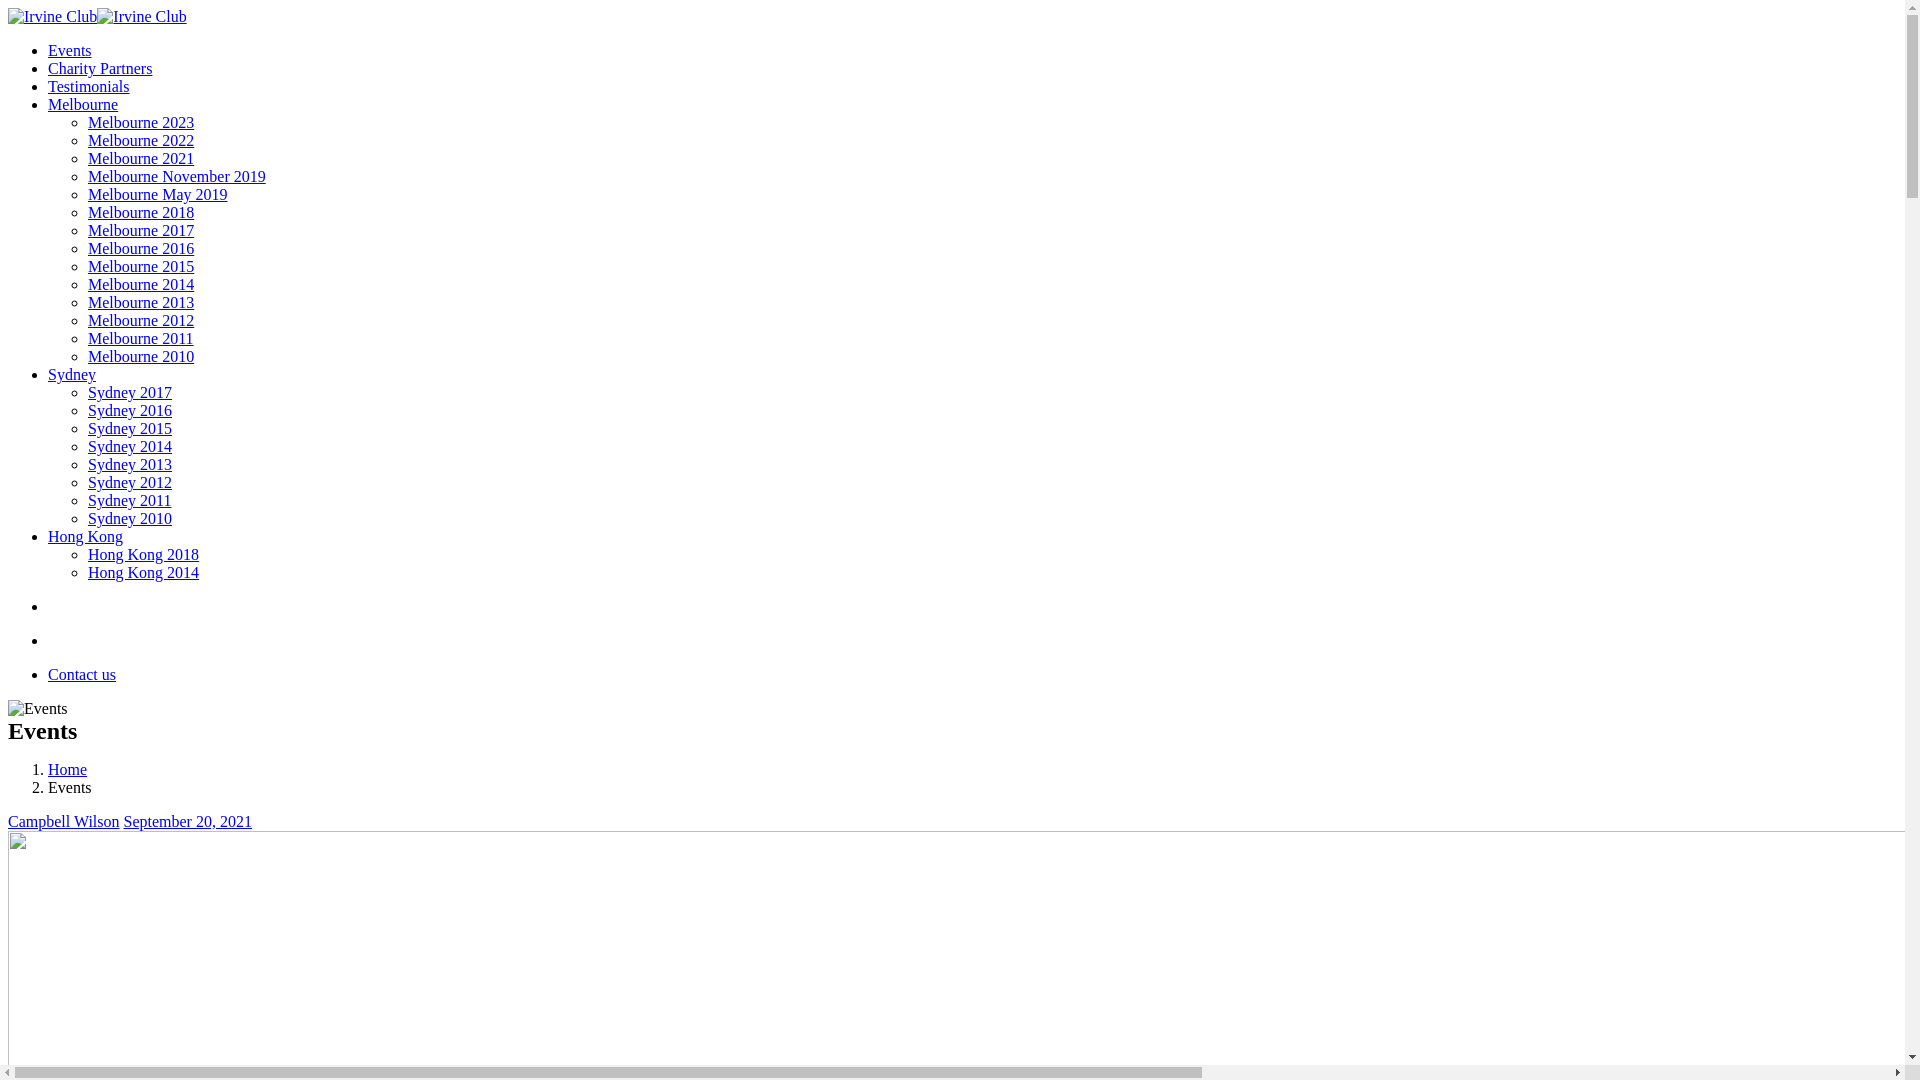 This screenshot has width=1920, height=1080. What do you see at coordinates (142, 572) in the screenshot?
I see `'Hong Kong 2014'` at bounding box center [142, 572].